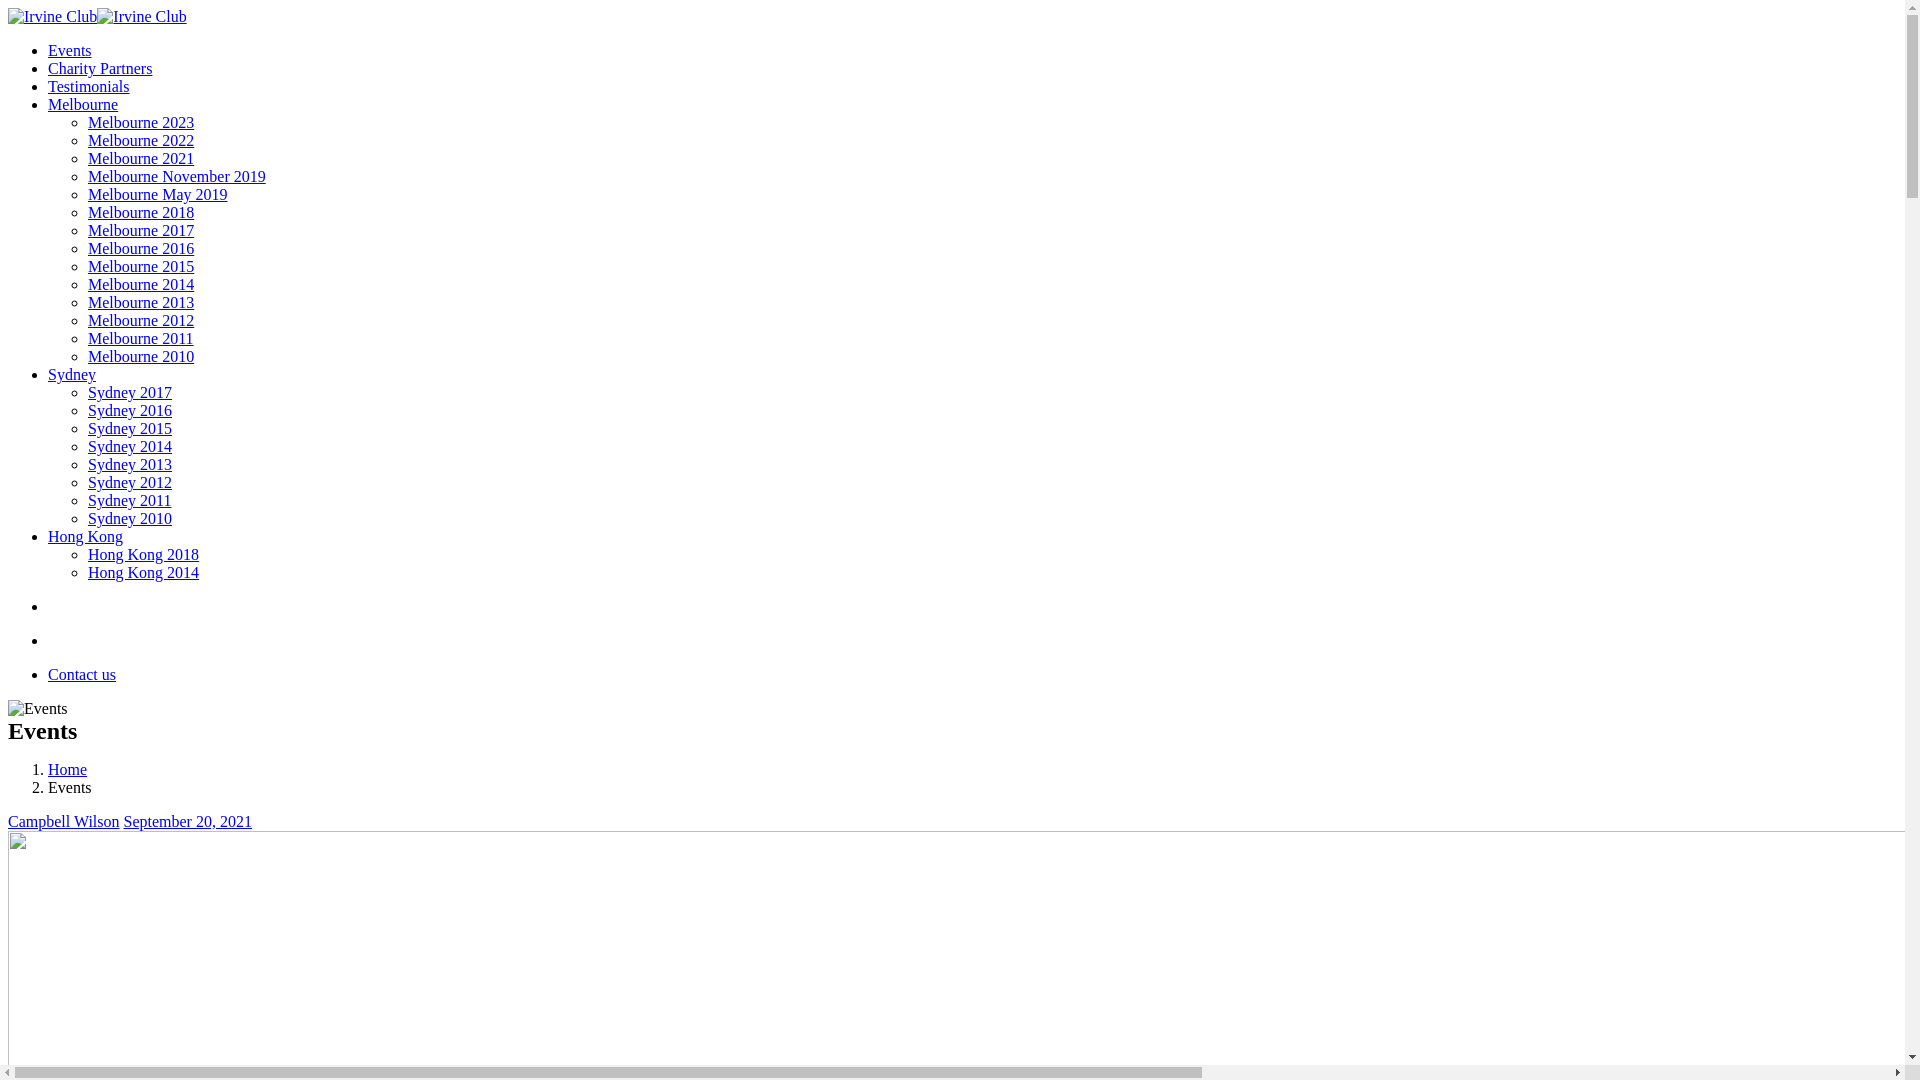 This screenshot has width=1920, height=1080. What do you see at coordinates (142, 572) in the screenshot?
I see `'Hong Kong 2014'` at bounding box center [142, 572].